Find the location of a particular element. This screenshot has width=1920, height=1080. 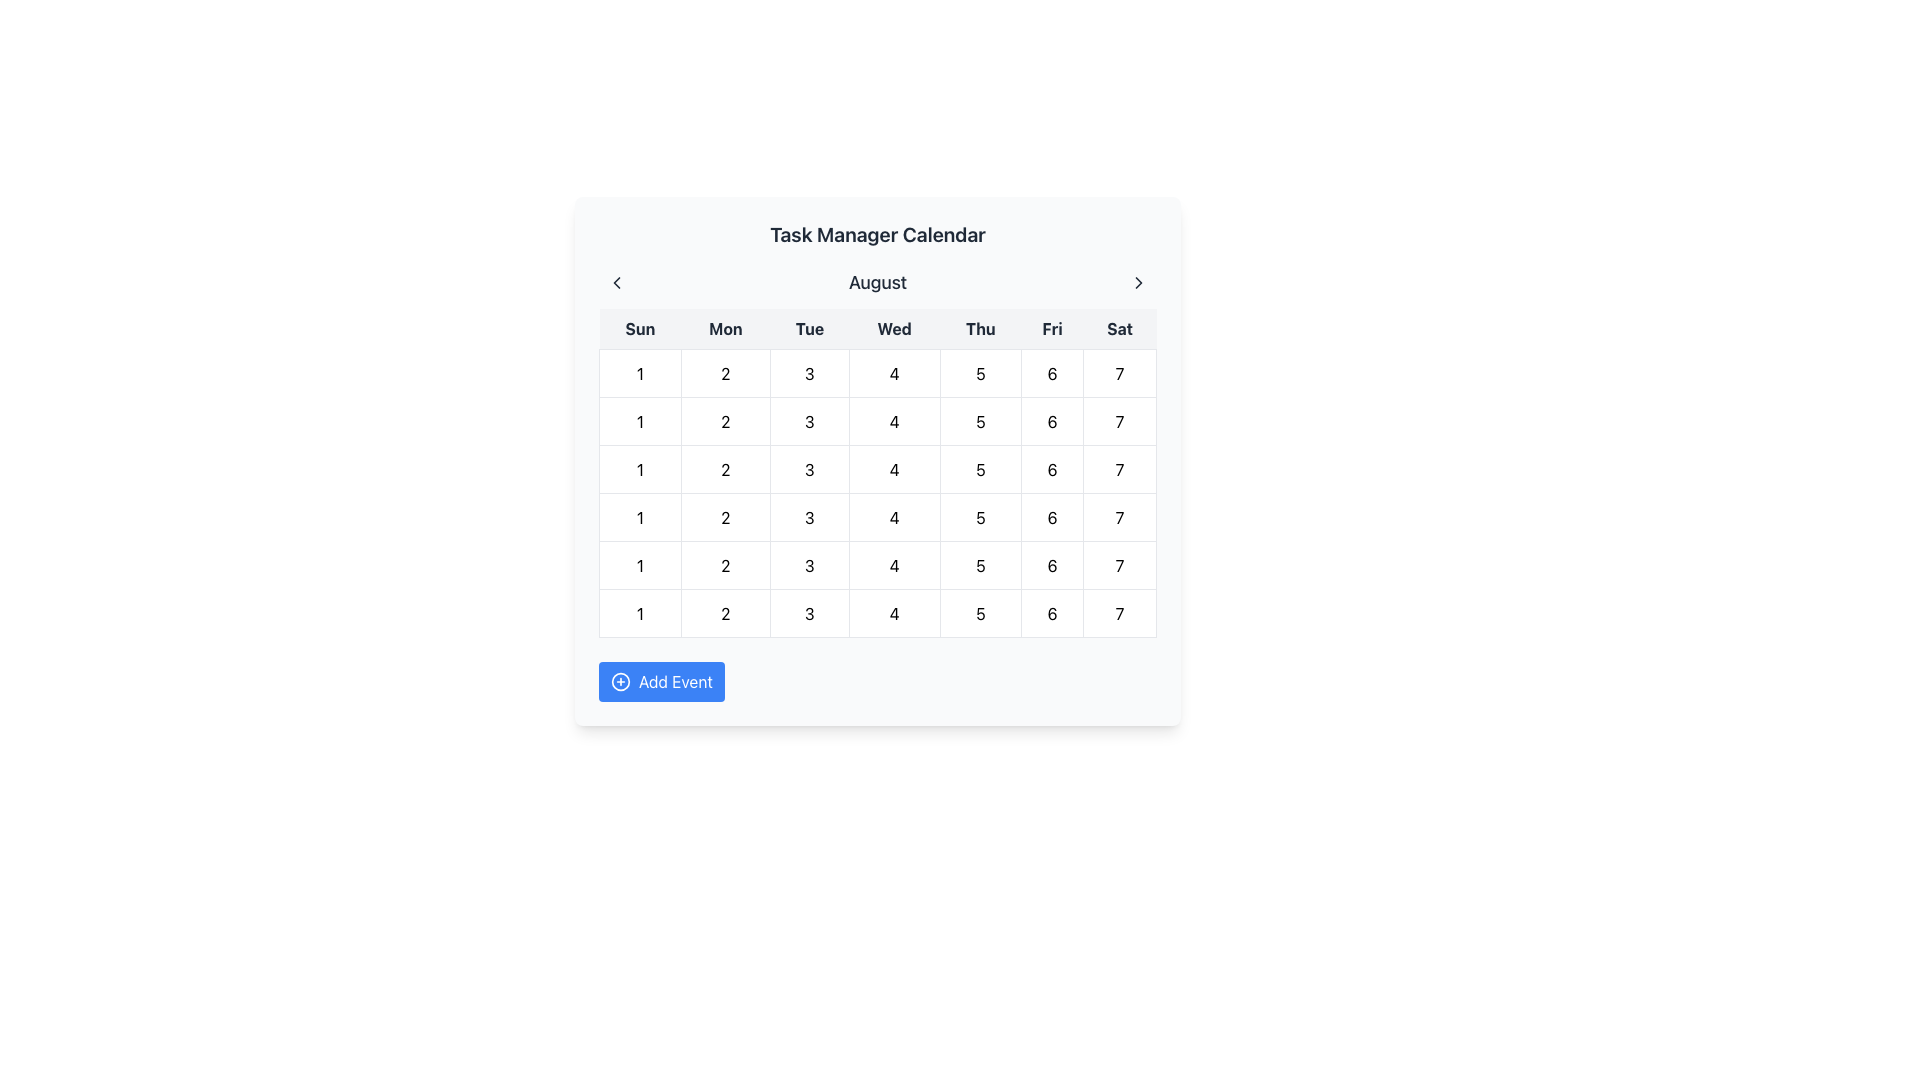

the centered numeral '4' in bold style within the small square box of the selected Calendar Date Cell in the Task Manager Calendar interface is located at coordinates (893, 565).